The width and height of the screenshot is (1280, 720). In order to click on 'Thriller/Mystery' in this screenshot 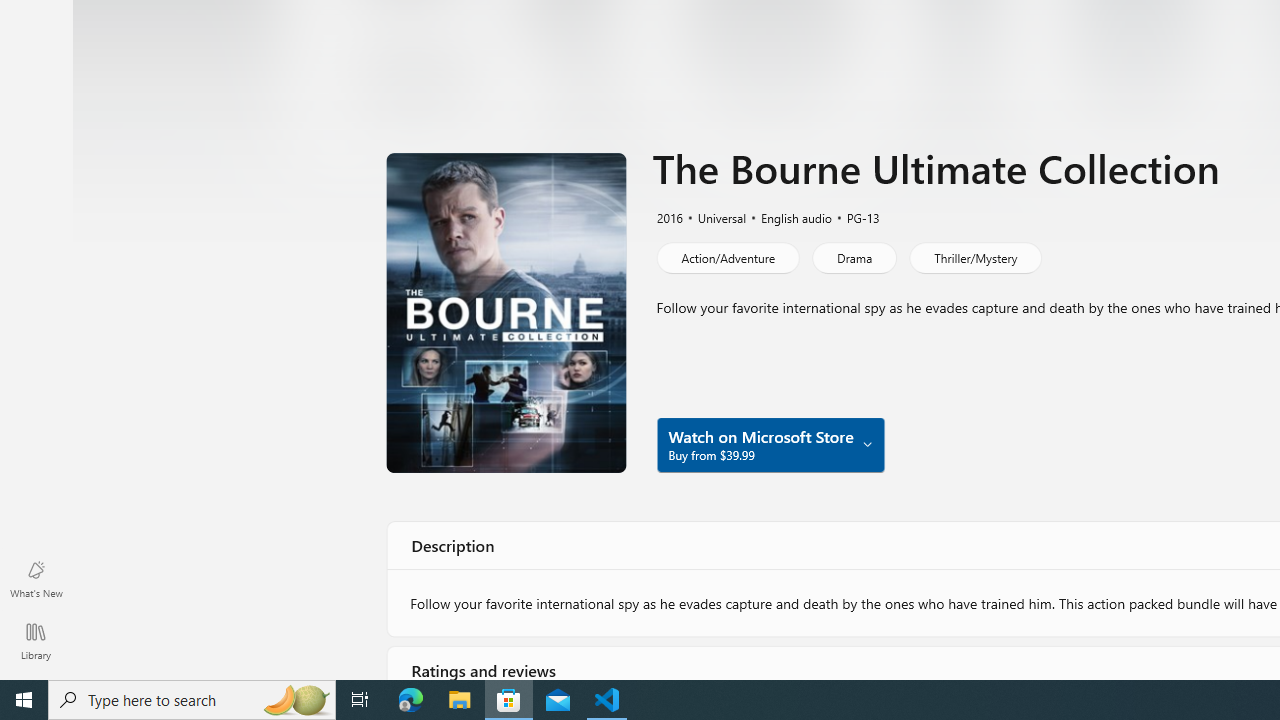, I will do `click(975, 257)`.